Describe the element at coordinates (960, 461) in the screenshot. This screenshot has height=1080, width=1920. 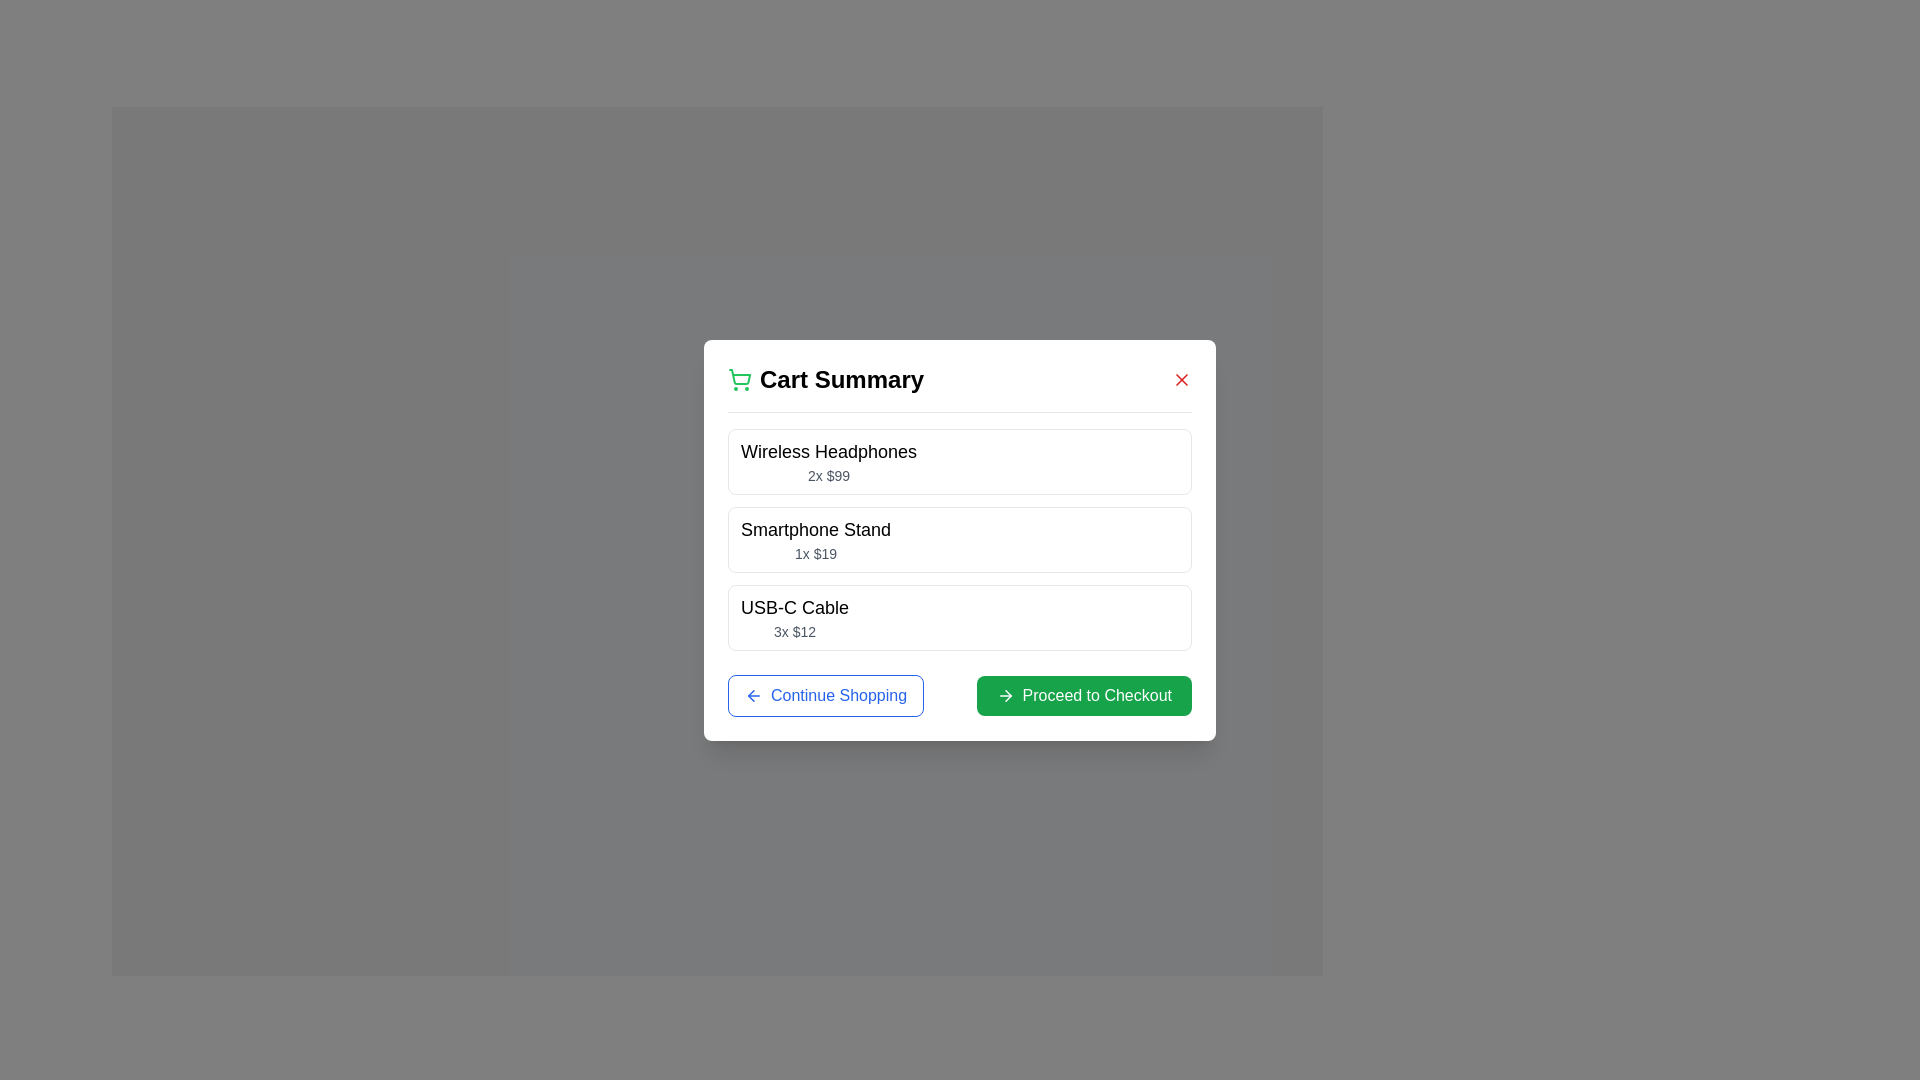
I see `the first item in the 'Cart Summary' section that displays product details, including product name, quantity, and total price` at that location.